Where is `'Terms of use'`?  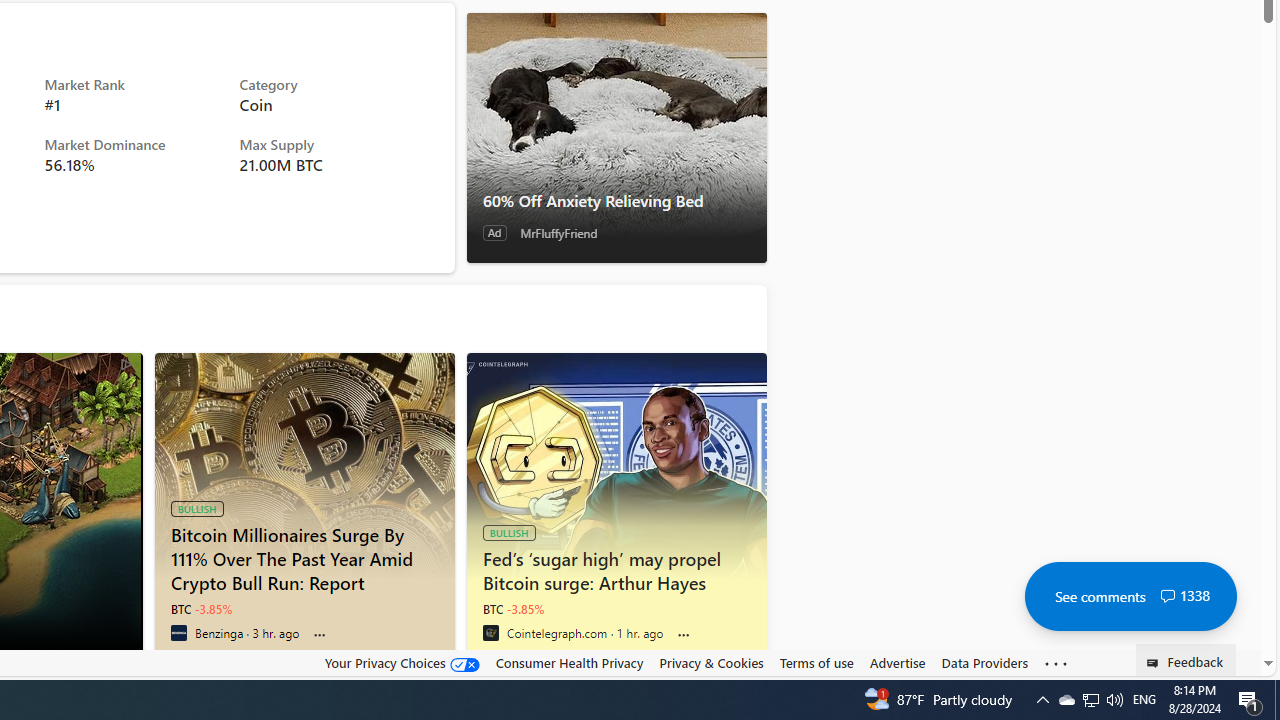 'Terms of use' is located at coordinates (816, 663).